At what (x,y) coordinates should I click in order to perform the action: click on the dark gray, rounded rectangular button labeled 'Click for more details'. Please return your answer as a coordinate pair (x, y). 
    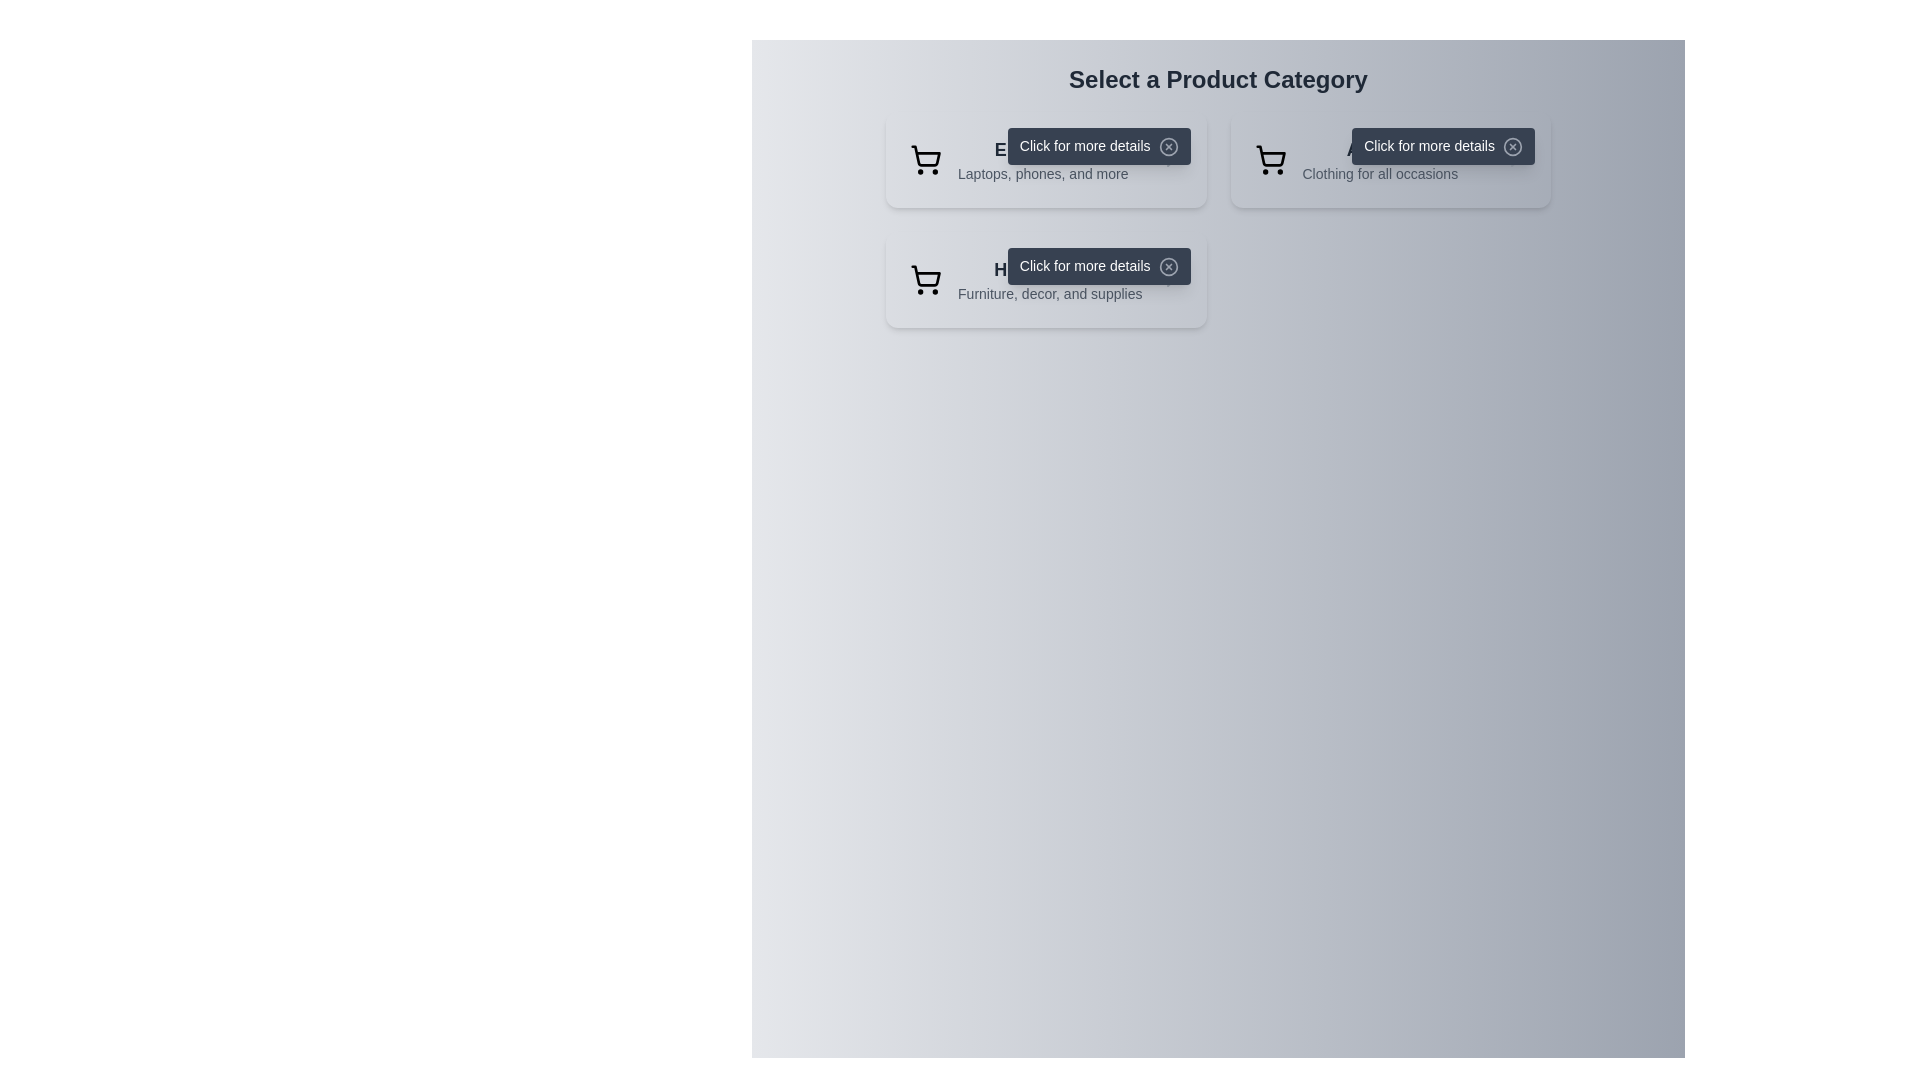
    Looking at the image, I should click on (1443, 145).